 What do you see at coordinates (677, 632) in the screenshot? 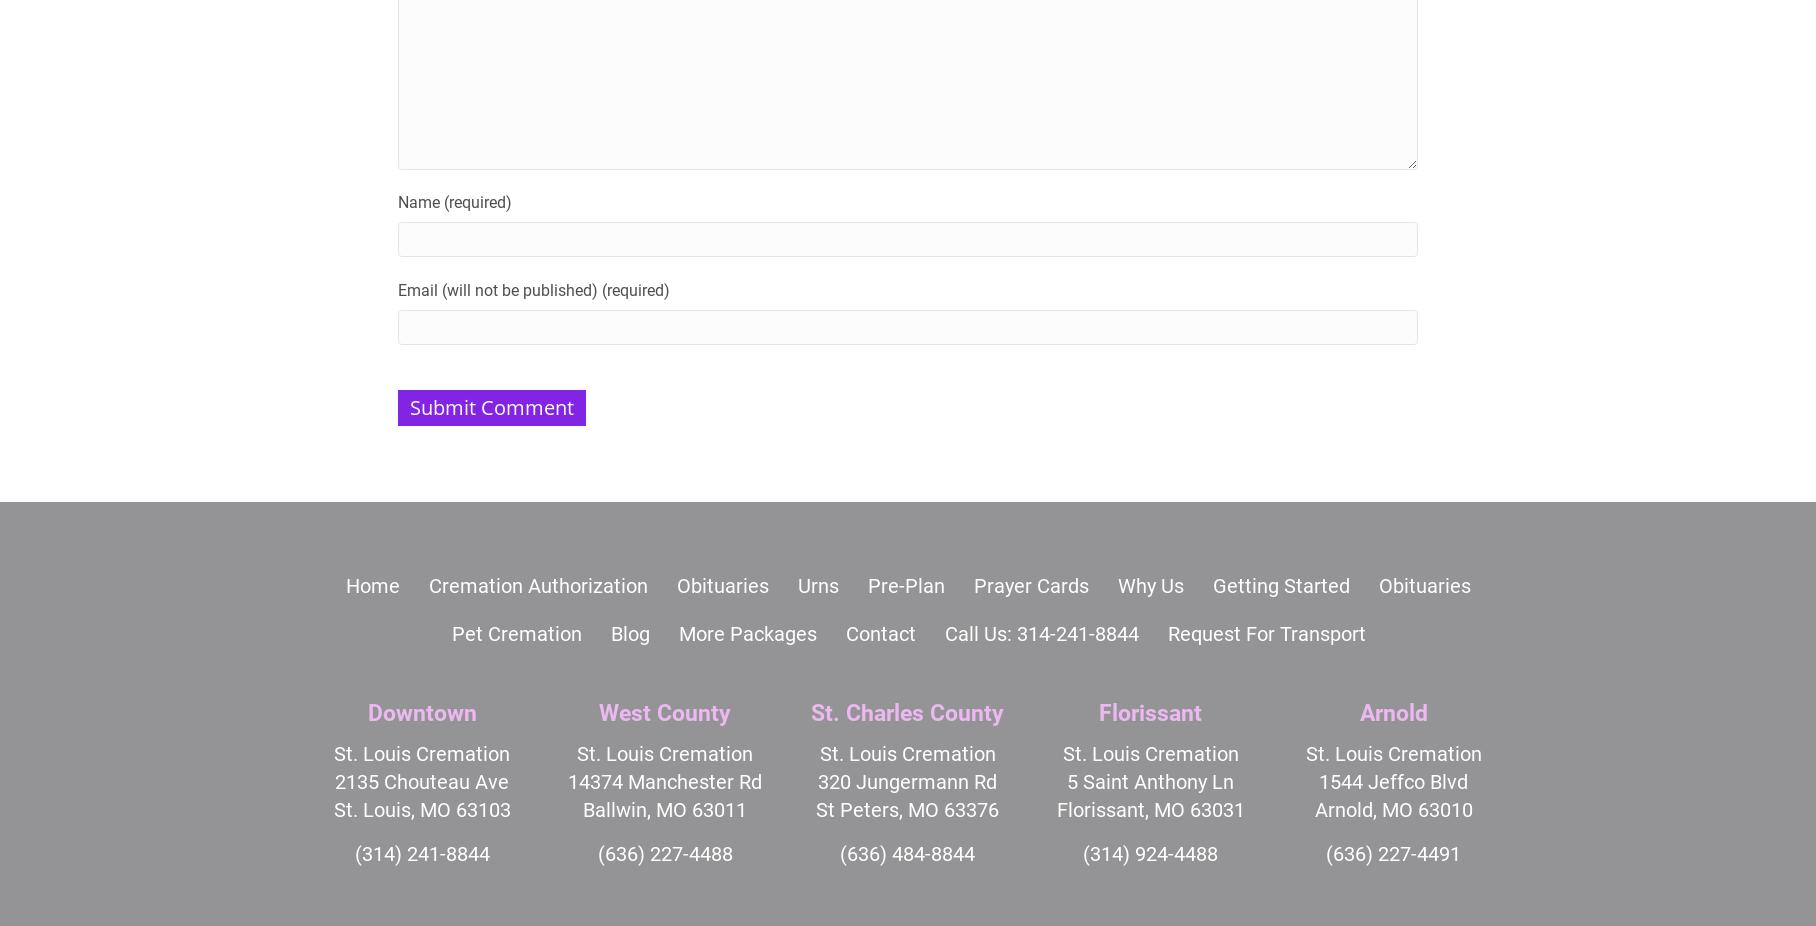
I see `'More Packages'` at bounding box center [677, 632].